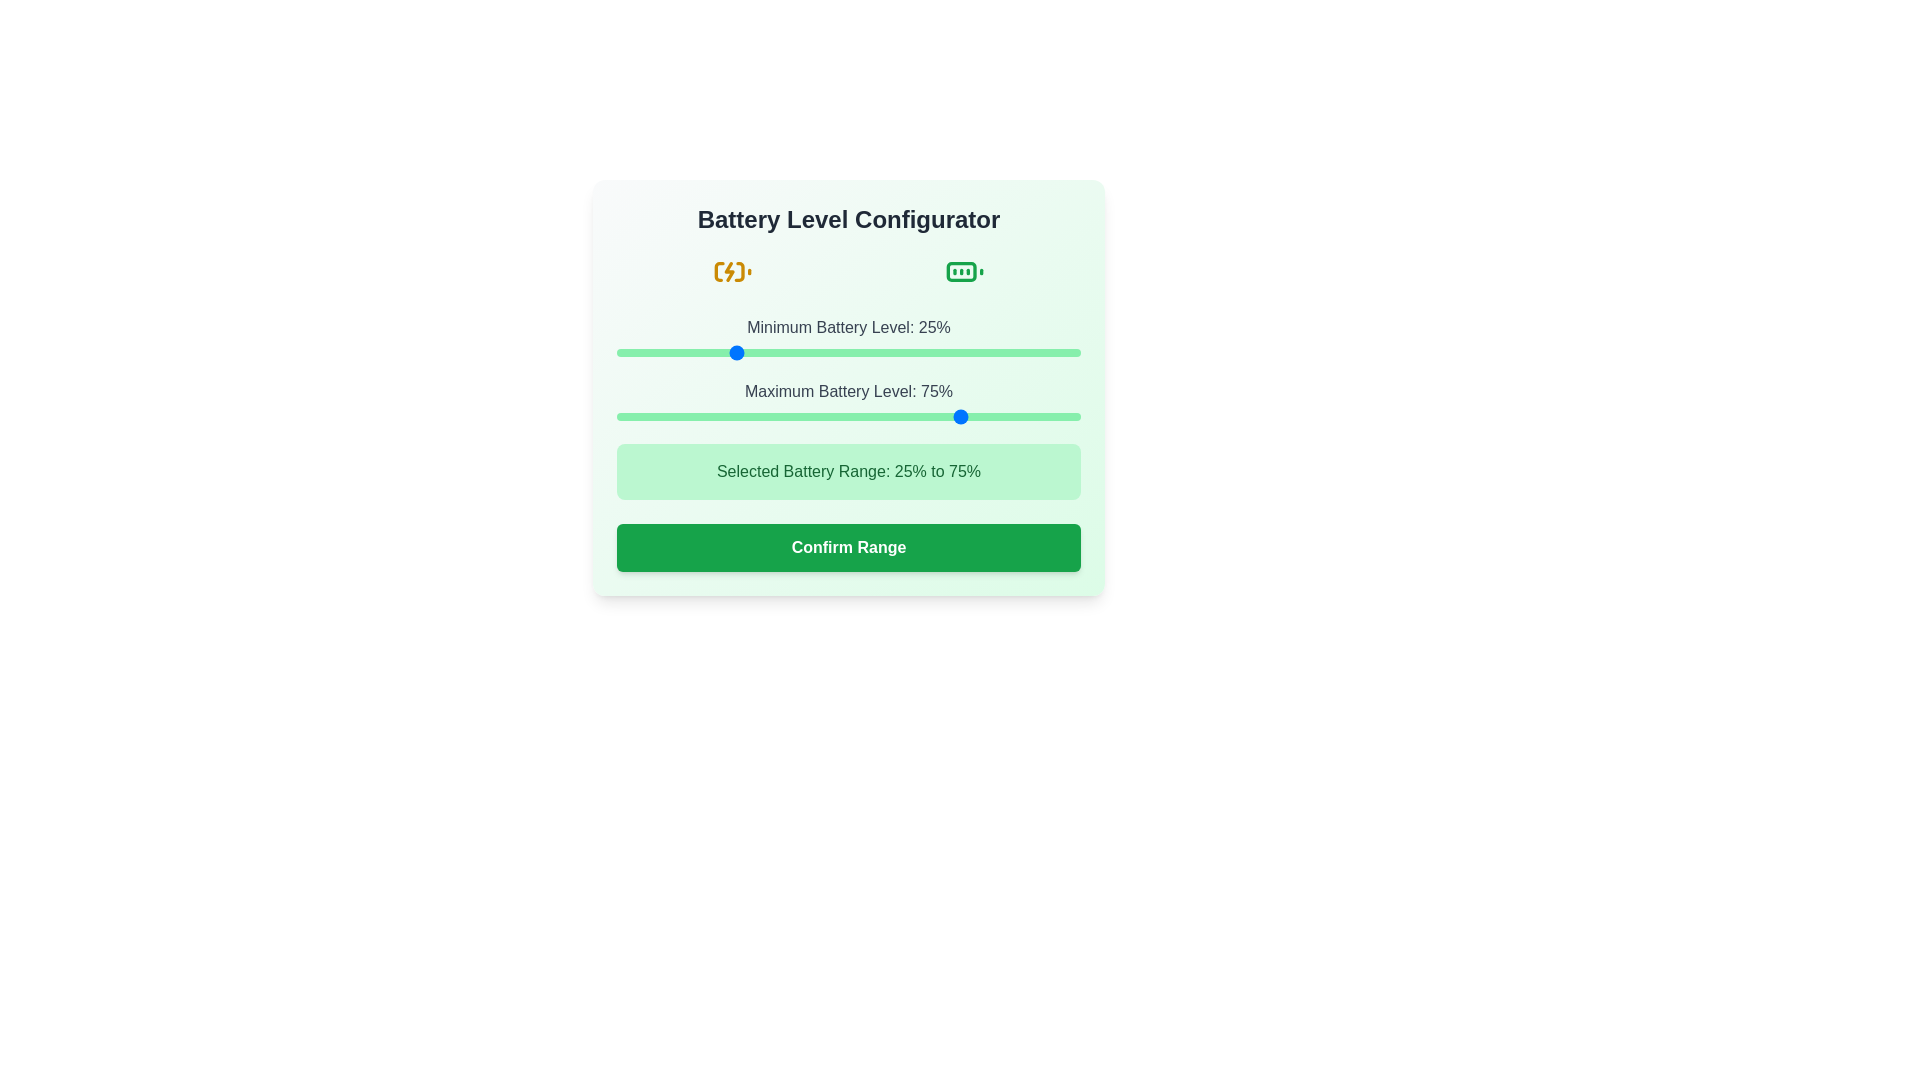 This screenshot has height=1080, width=1920. I want to click on the maximum battery level, so click(903, 415).